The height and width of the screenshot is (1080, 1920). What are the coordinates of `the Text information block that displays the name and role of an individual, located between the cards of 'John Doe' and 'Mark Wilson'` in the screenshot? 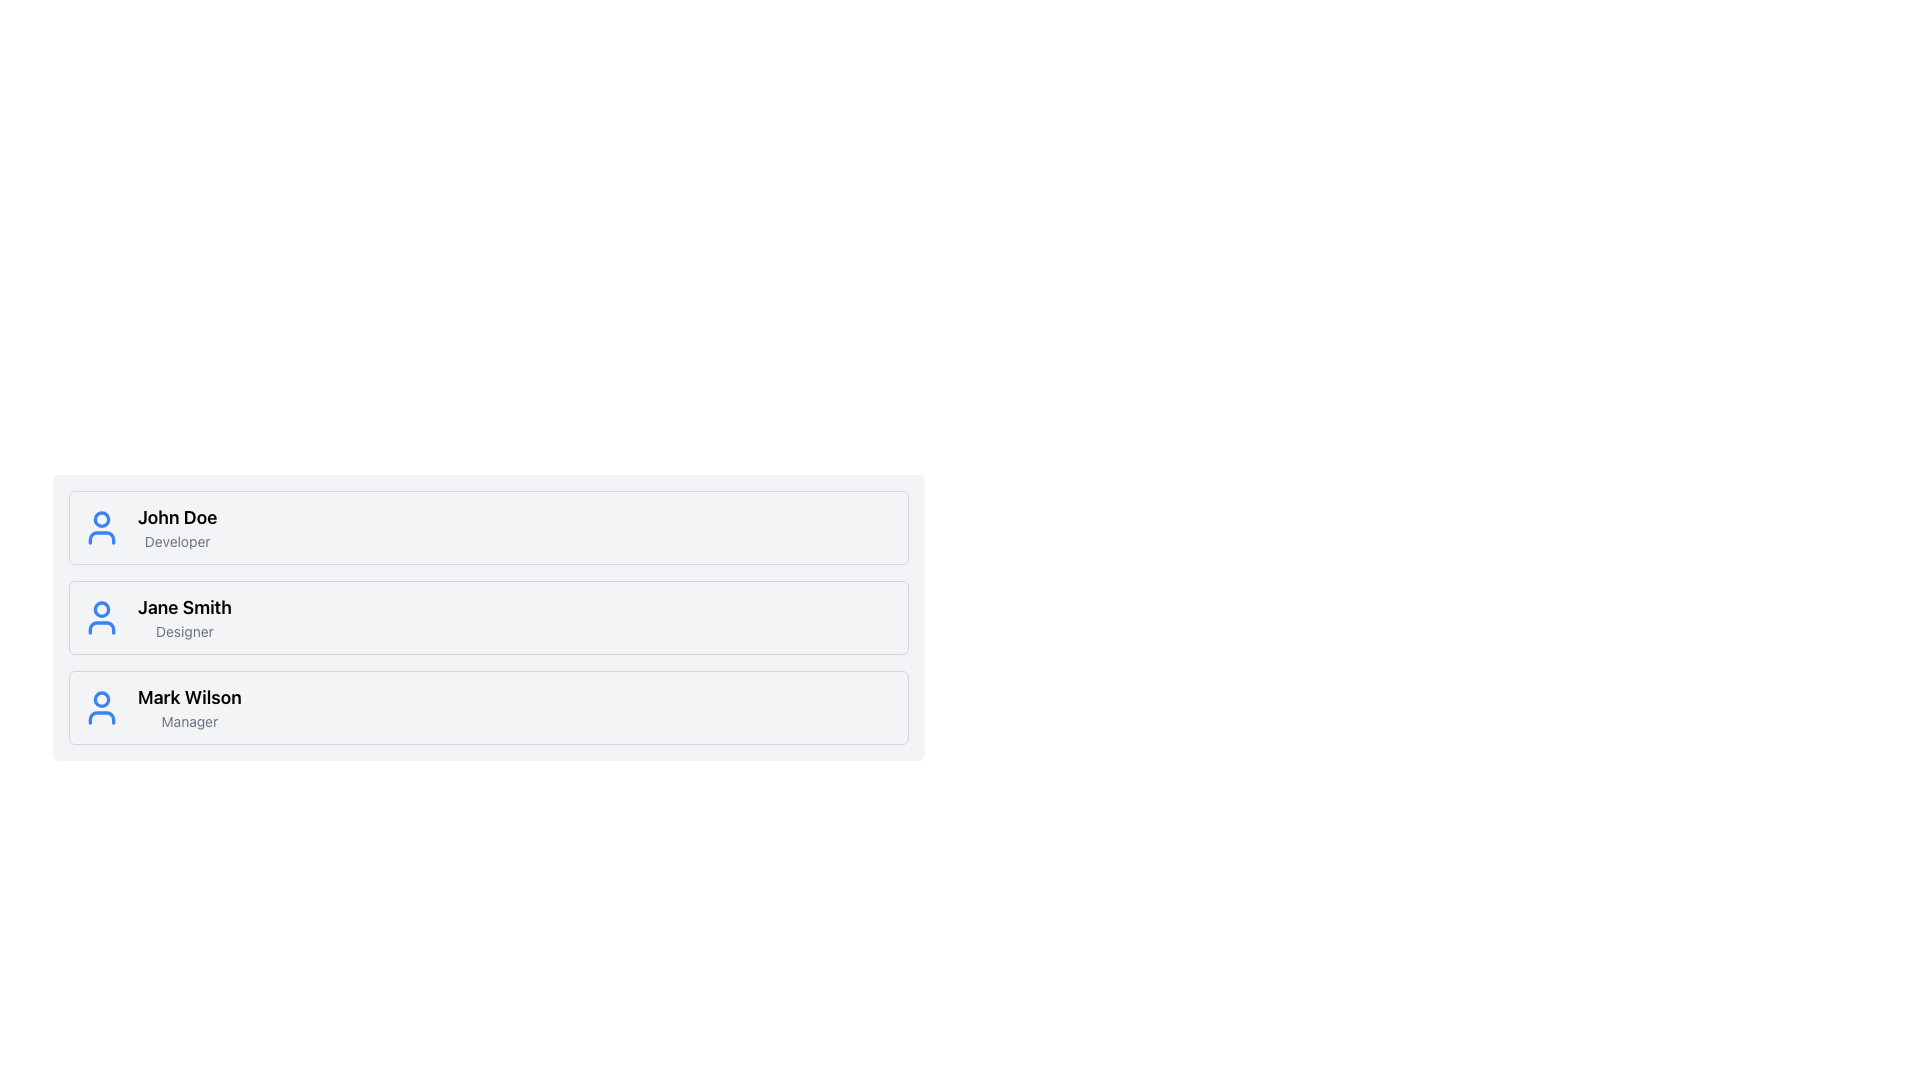 It's located at (184, 616).